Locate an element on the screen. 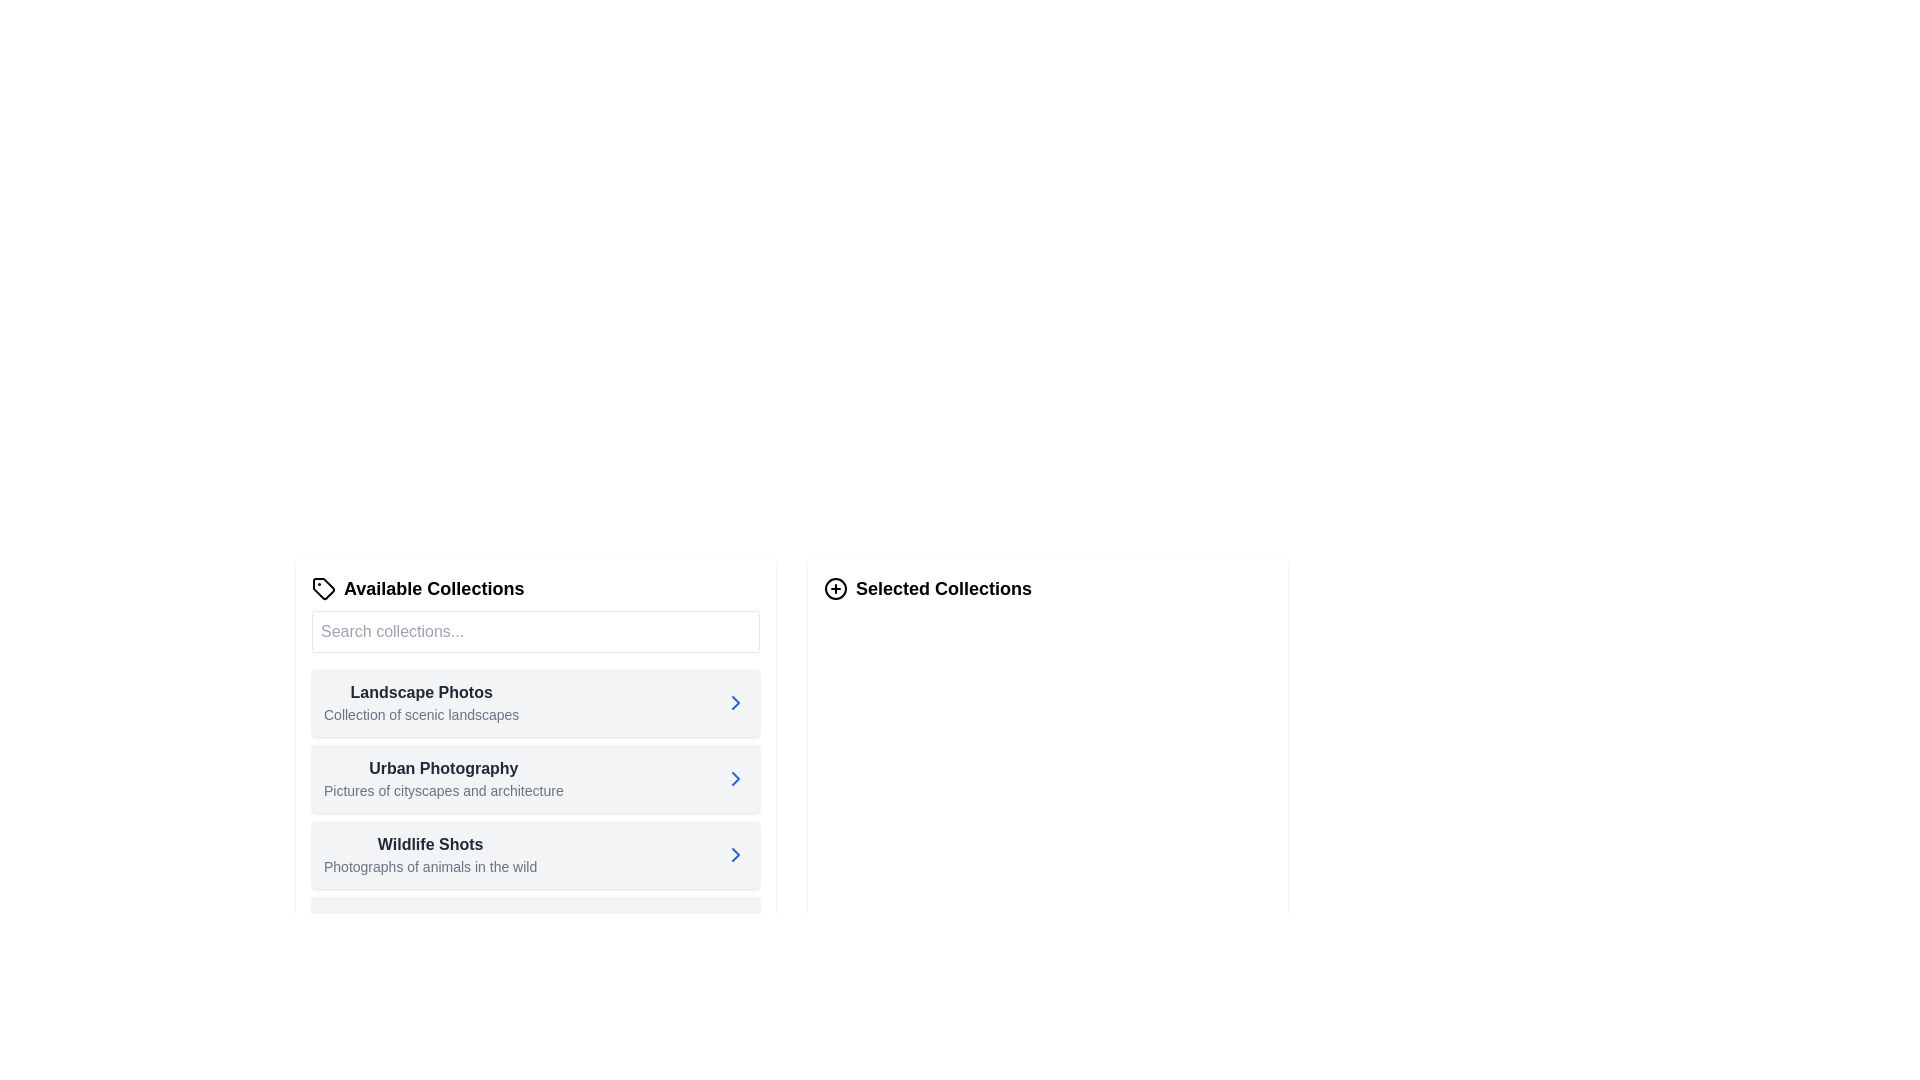 This screenshot has width=1920, height=1080. the tagging or labeling icon located next to the 'Available Collections' header is located at coordinates (324, 588).